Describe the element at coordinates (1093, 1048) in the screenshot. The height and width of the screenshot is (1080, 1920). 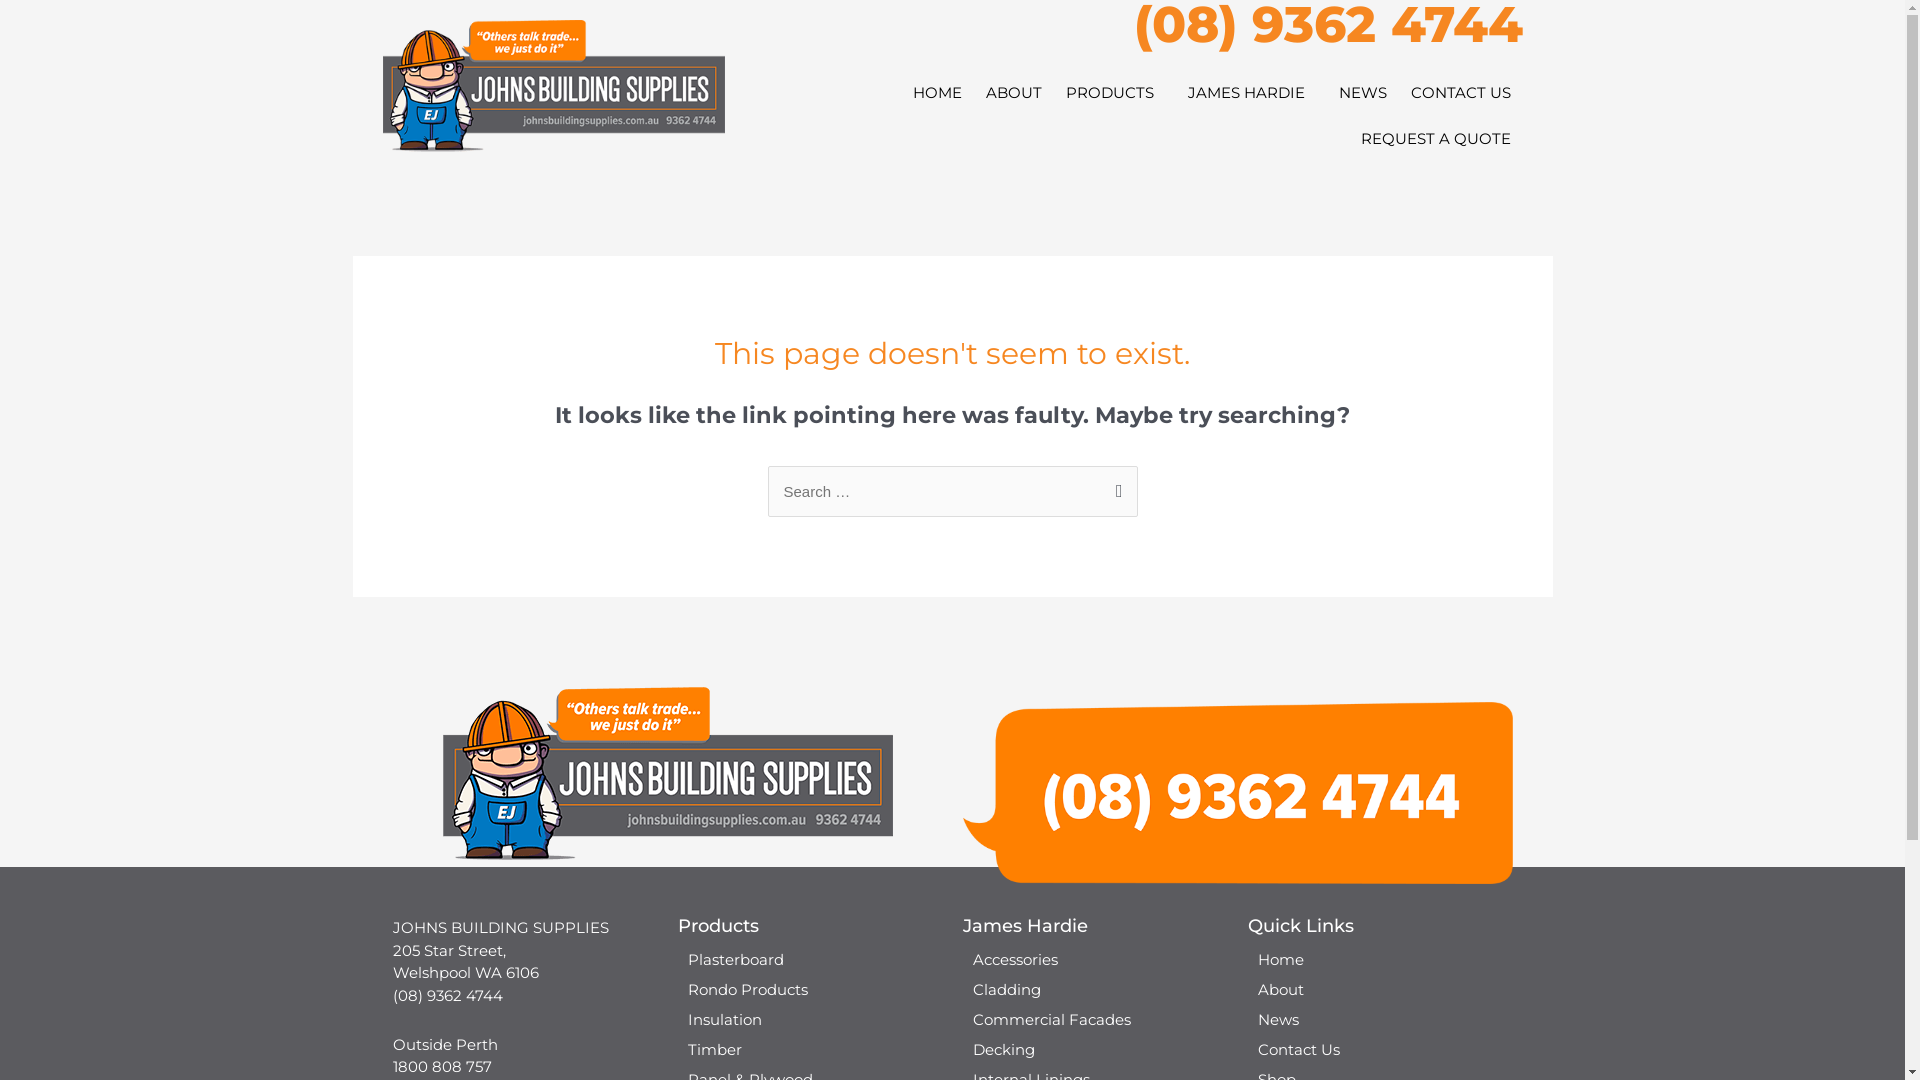
I see `'Decking'` at that location.